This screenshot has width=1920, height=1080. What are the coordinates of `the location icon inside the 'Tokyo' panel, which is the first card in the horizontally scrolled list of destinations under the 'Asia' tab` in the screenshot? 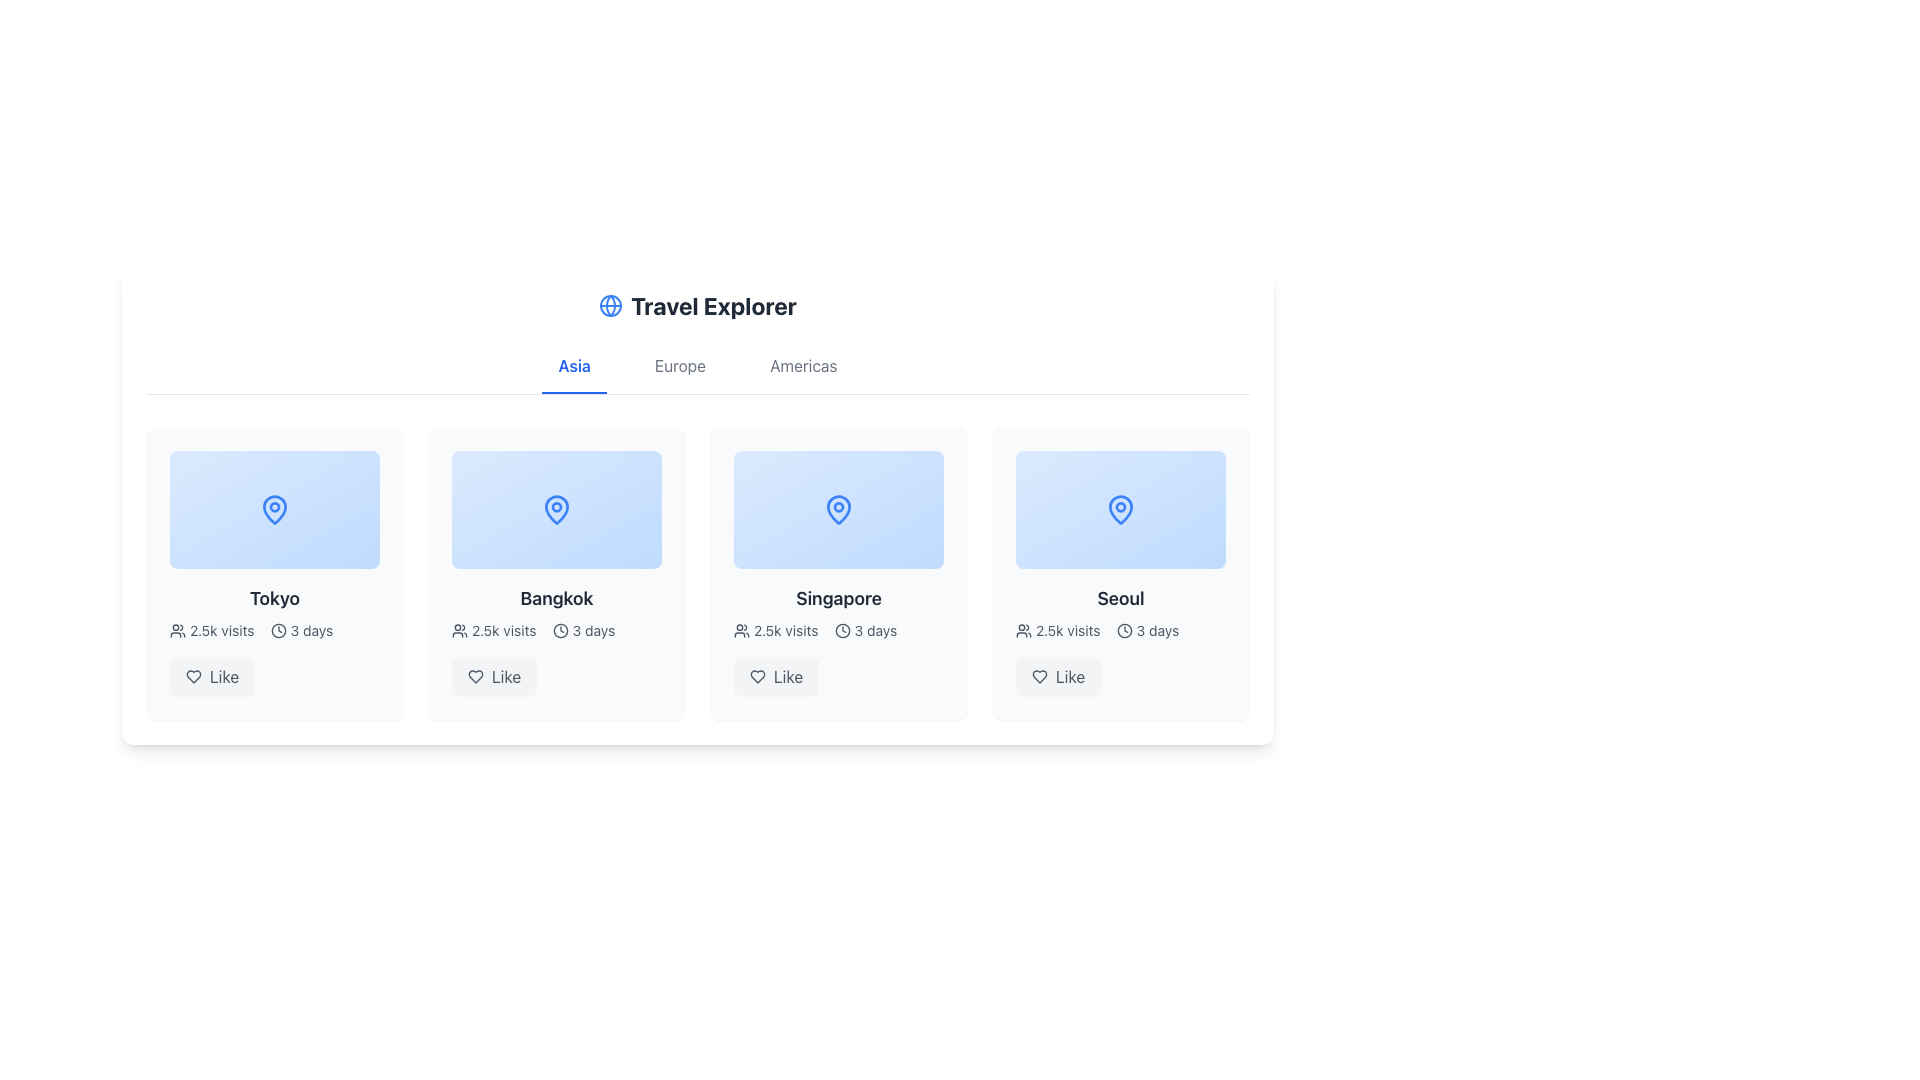 It's located at (273, 508).